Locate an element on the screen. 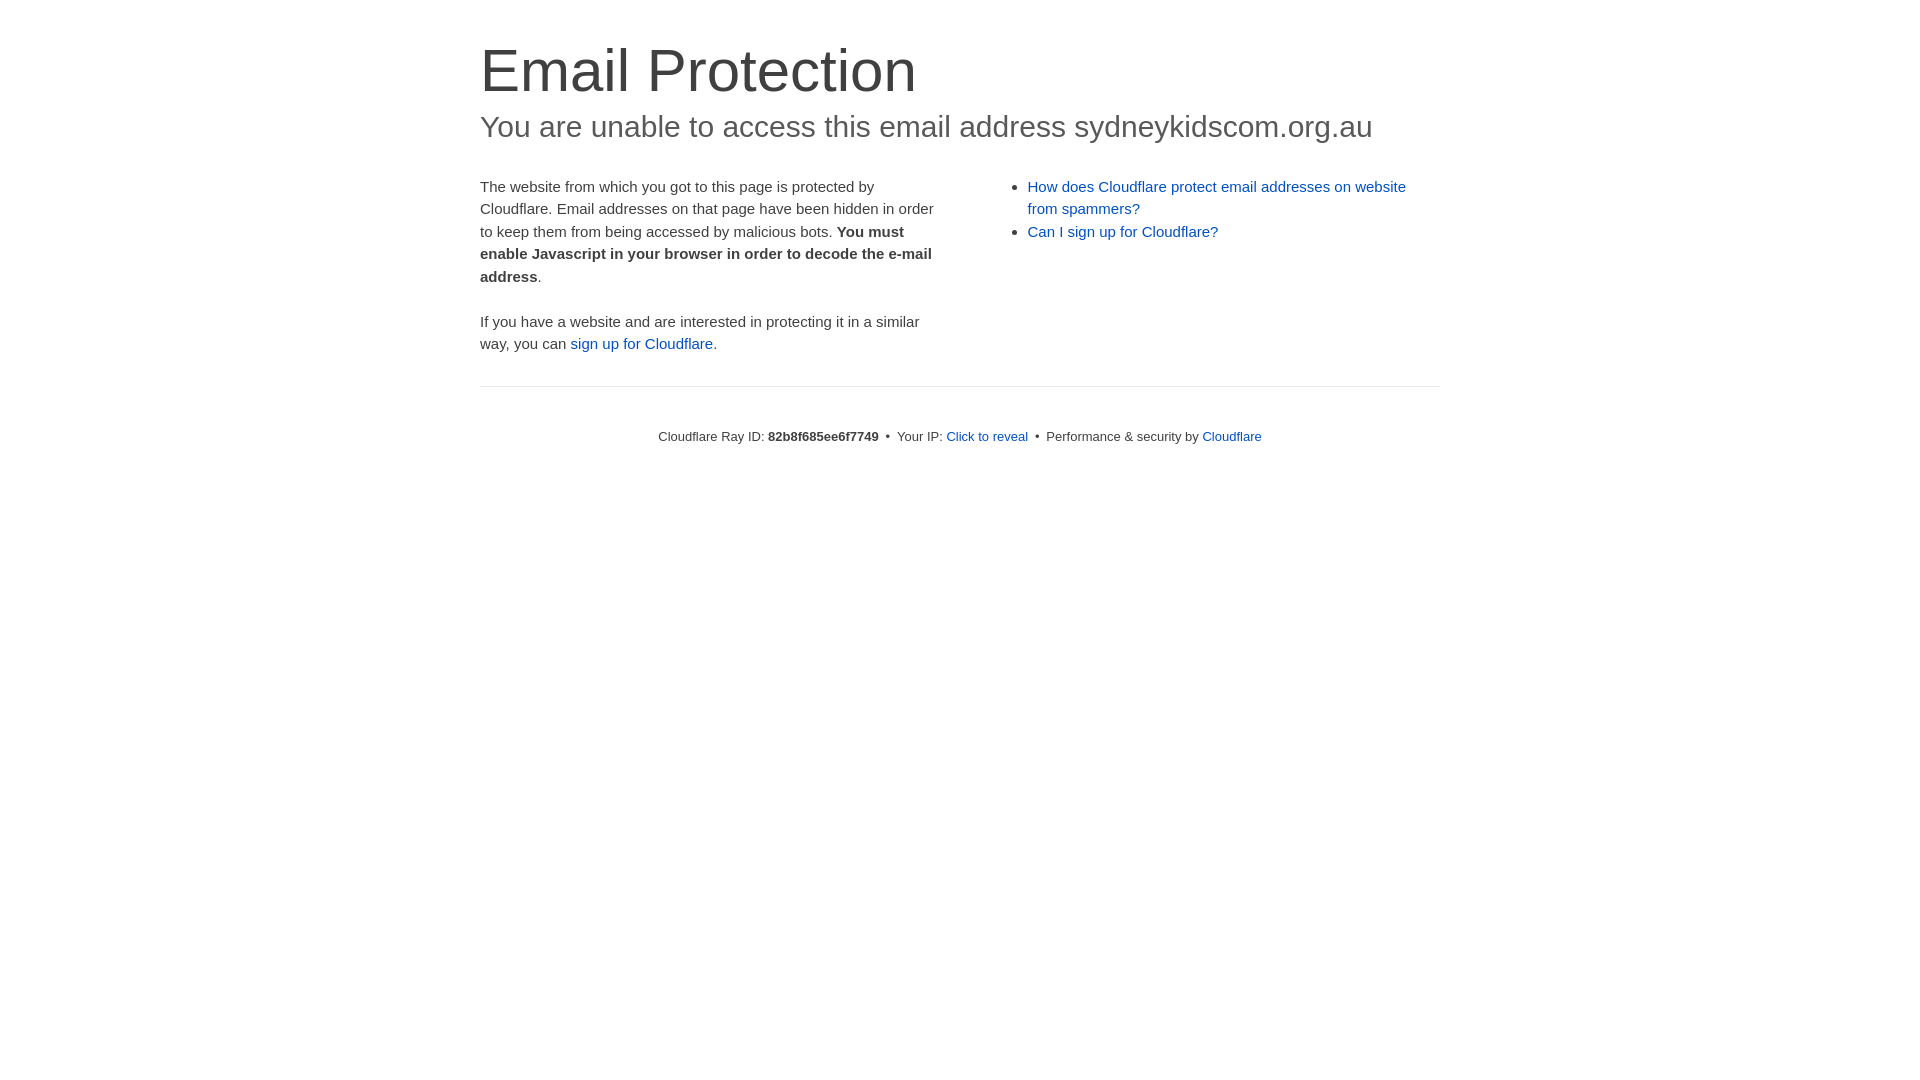 The image size is (1920, 1080). 'Click to reveal' is located at coordinates (944, 435).